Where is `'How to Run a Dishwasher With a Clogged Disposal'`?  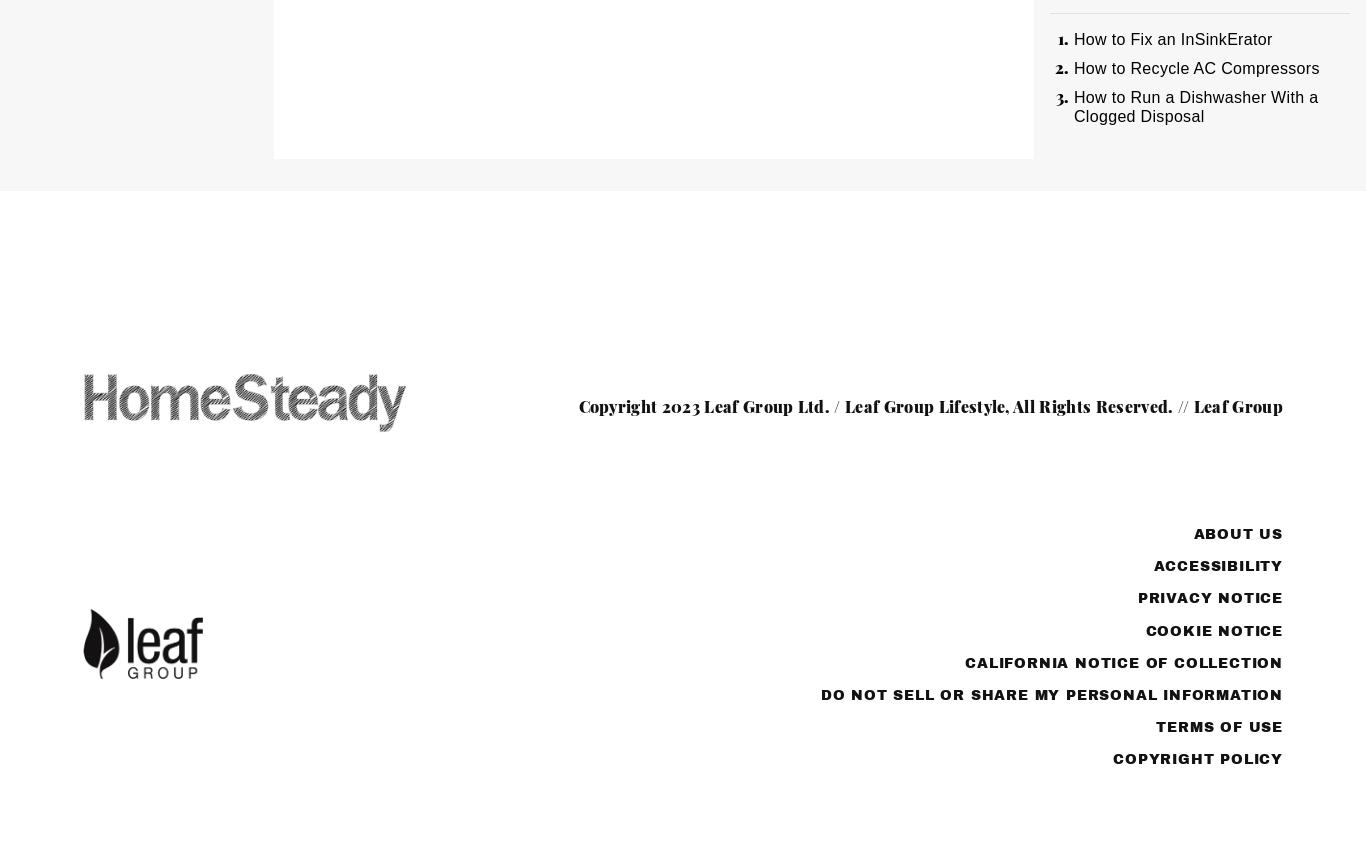 'How to Run a Dishwasher With a Clogged Disposal' is located at coordinates (1195, 105).